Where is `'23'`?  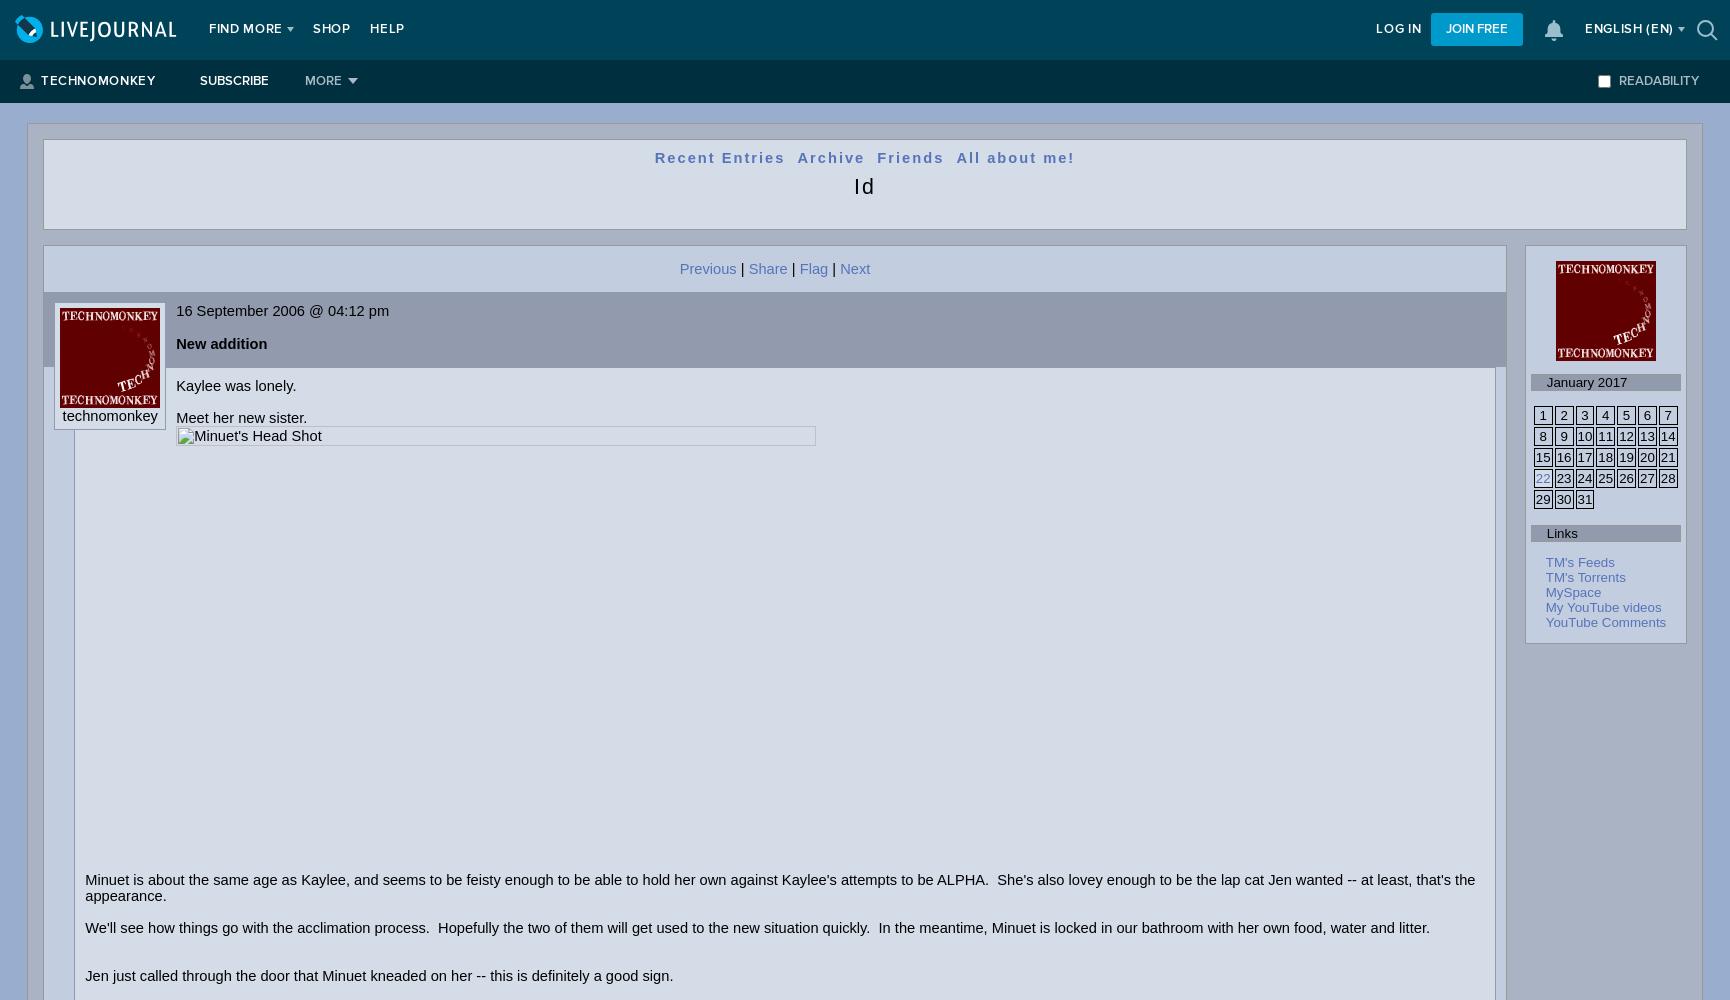 '23' is located at coordinates (1563, 477).